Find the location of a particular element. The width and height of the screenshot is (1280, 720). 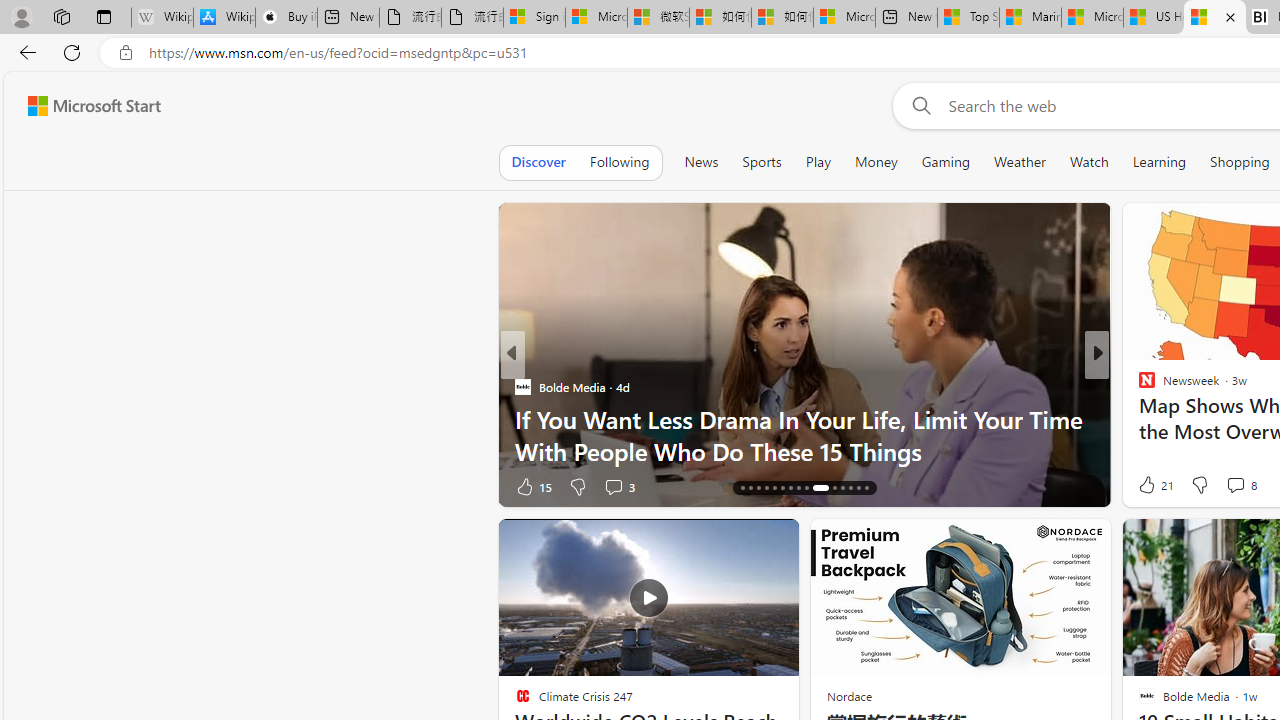

'AutomationID: tab-18' is located at coordinates (757, 488).